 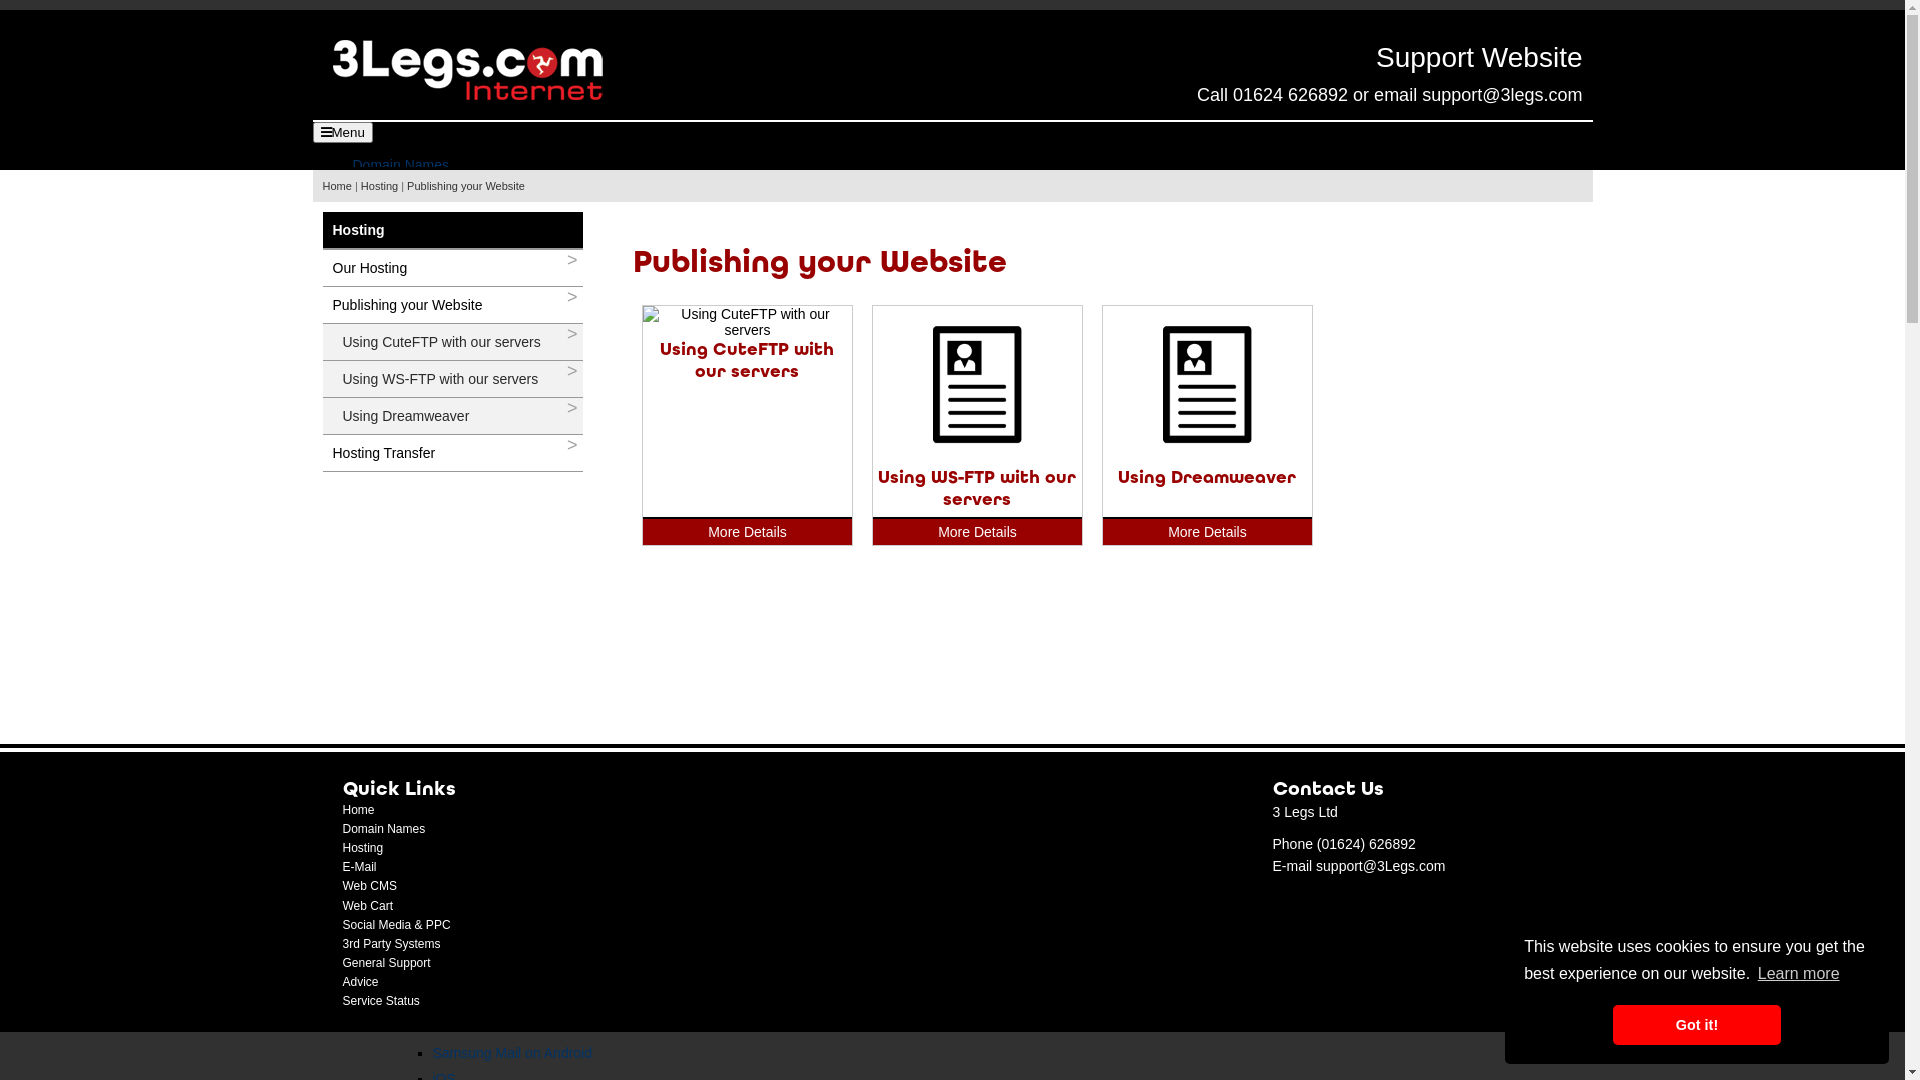 What do you see at coordinates (341, 132) in the screenshot?
I see `'Menu'` at bounding box center [341, 132].